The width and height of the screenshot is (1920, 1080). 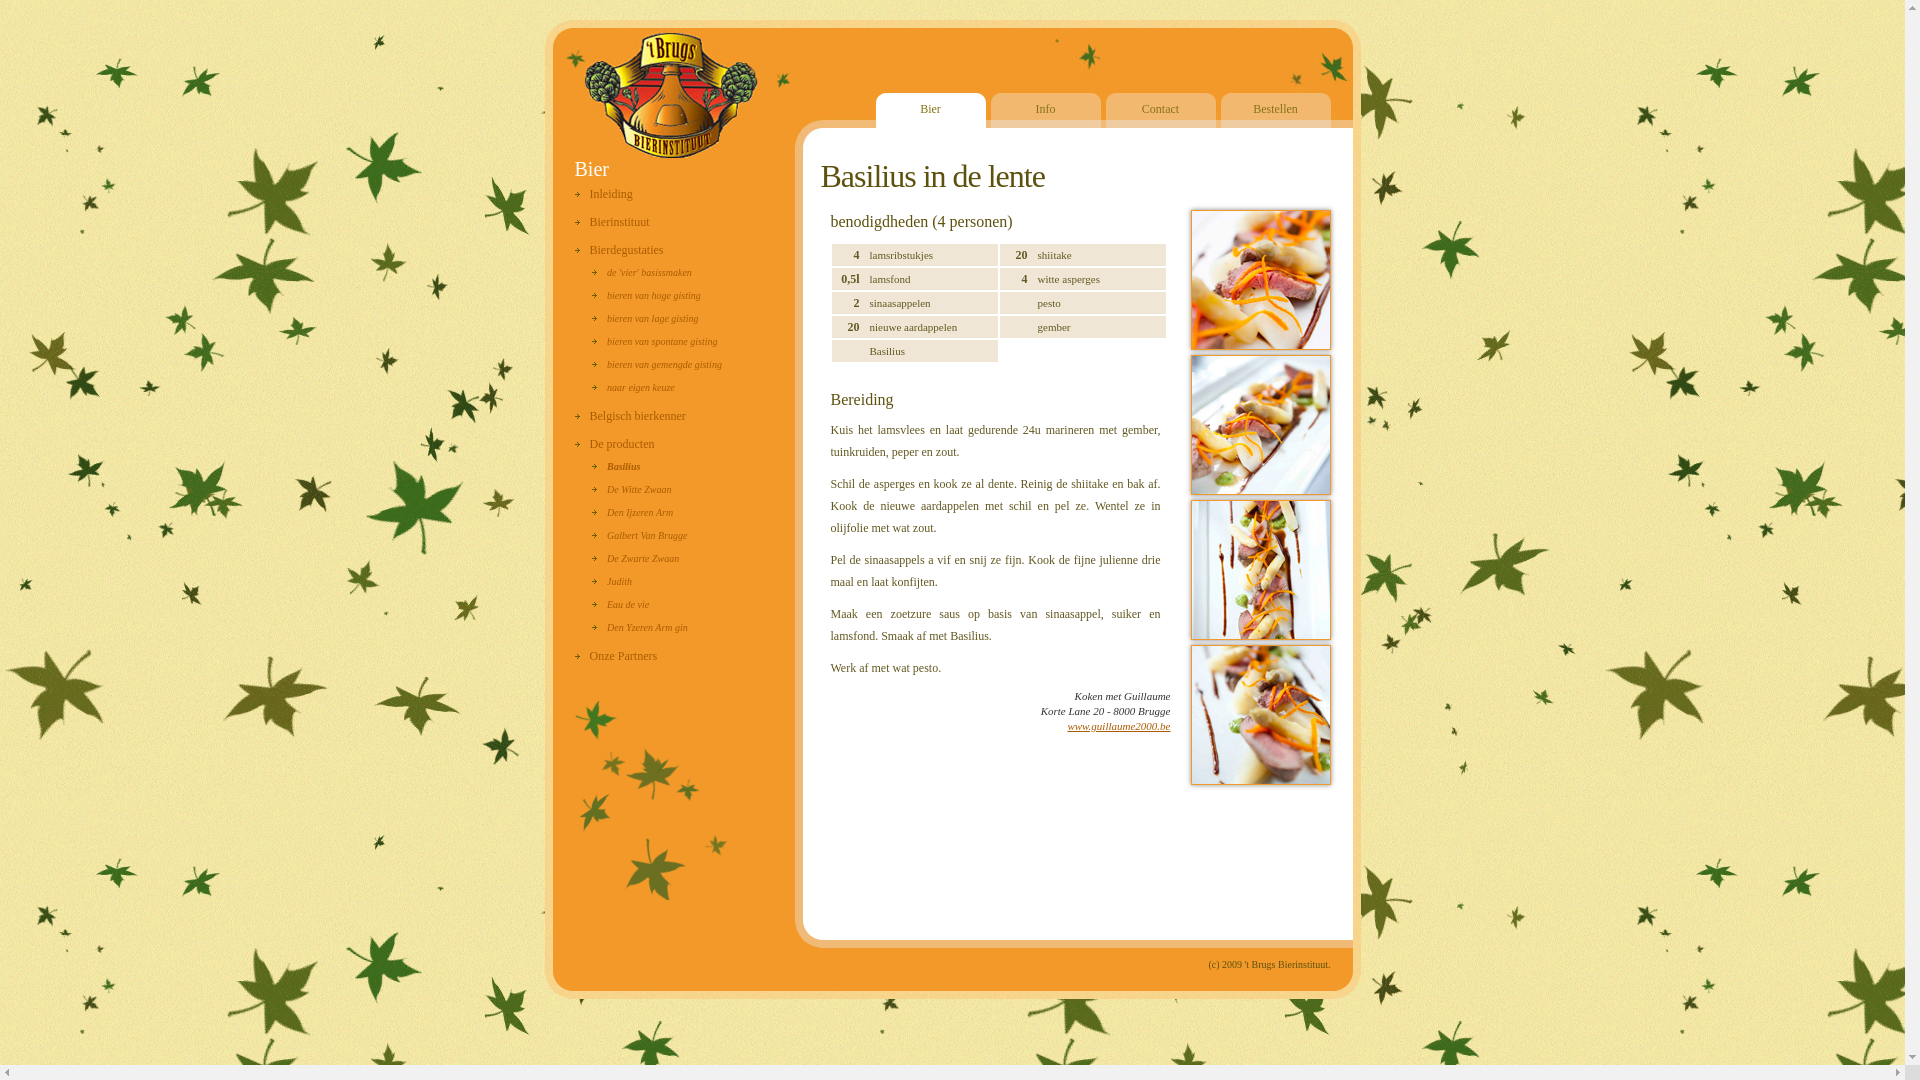 What do you see at coordinates (930, 110) in the screenshot?
I see `'Bier'` at bounding box center [930, 110].